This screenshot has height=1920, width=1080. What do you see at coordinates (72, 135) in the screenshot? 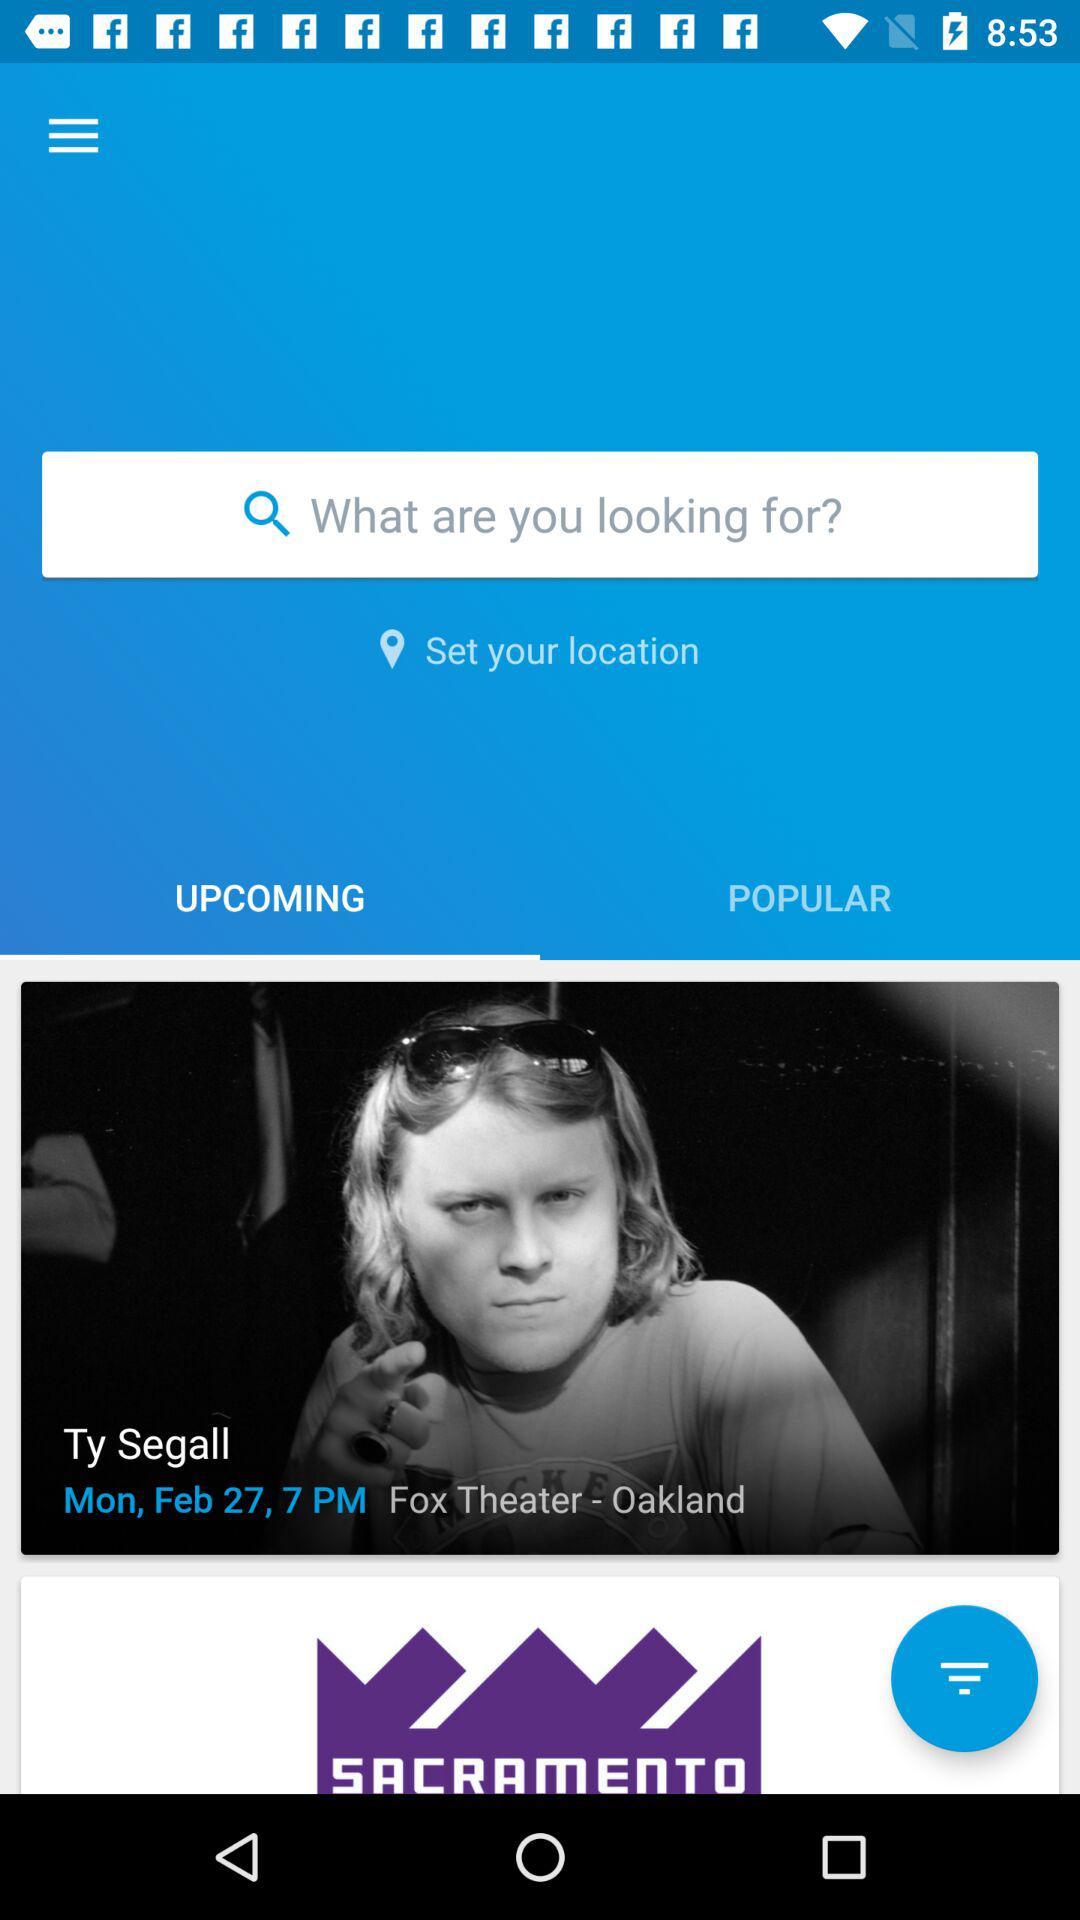
I see `icon at the top left corner` at bounding box center [72, 135].